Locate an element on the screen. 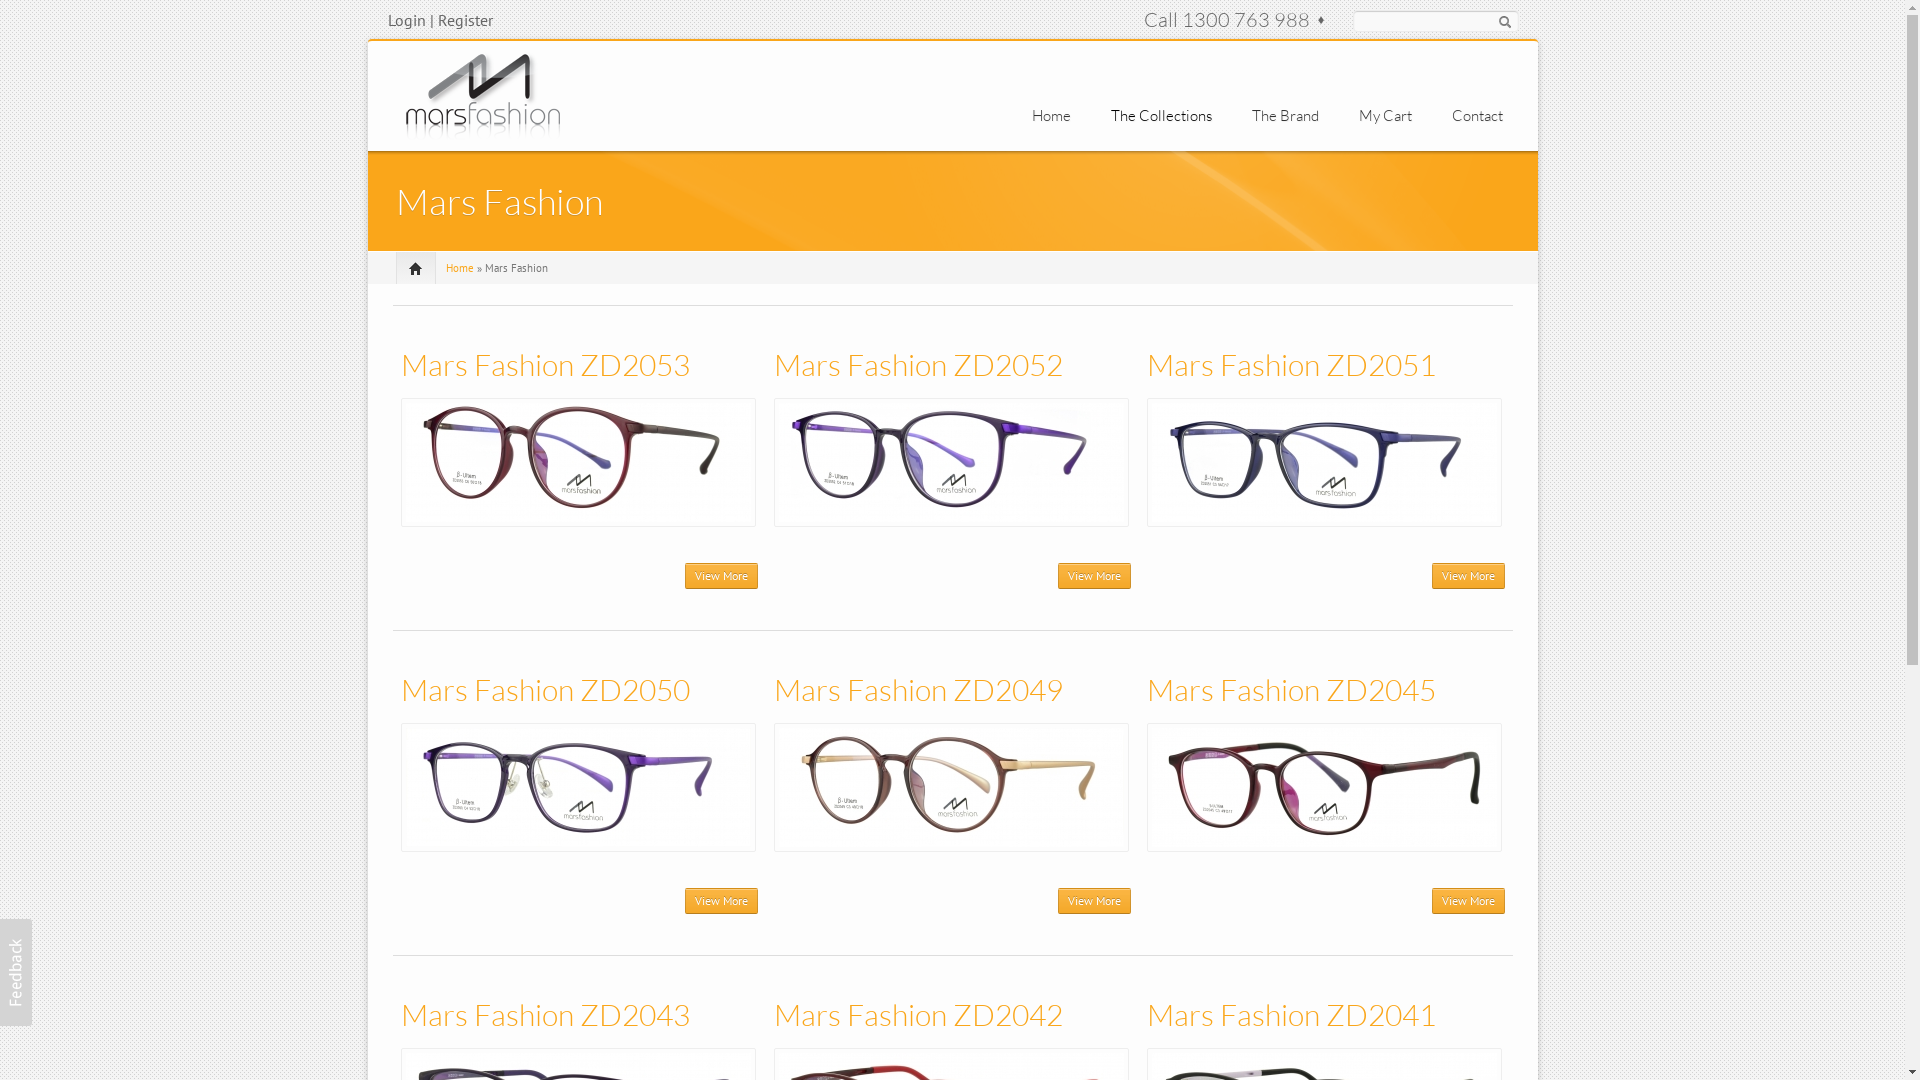 Image resolution: width=1920 pixels, height=1080 pixels. 'The Brand' is located at coordinates (1285, 115).